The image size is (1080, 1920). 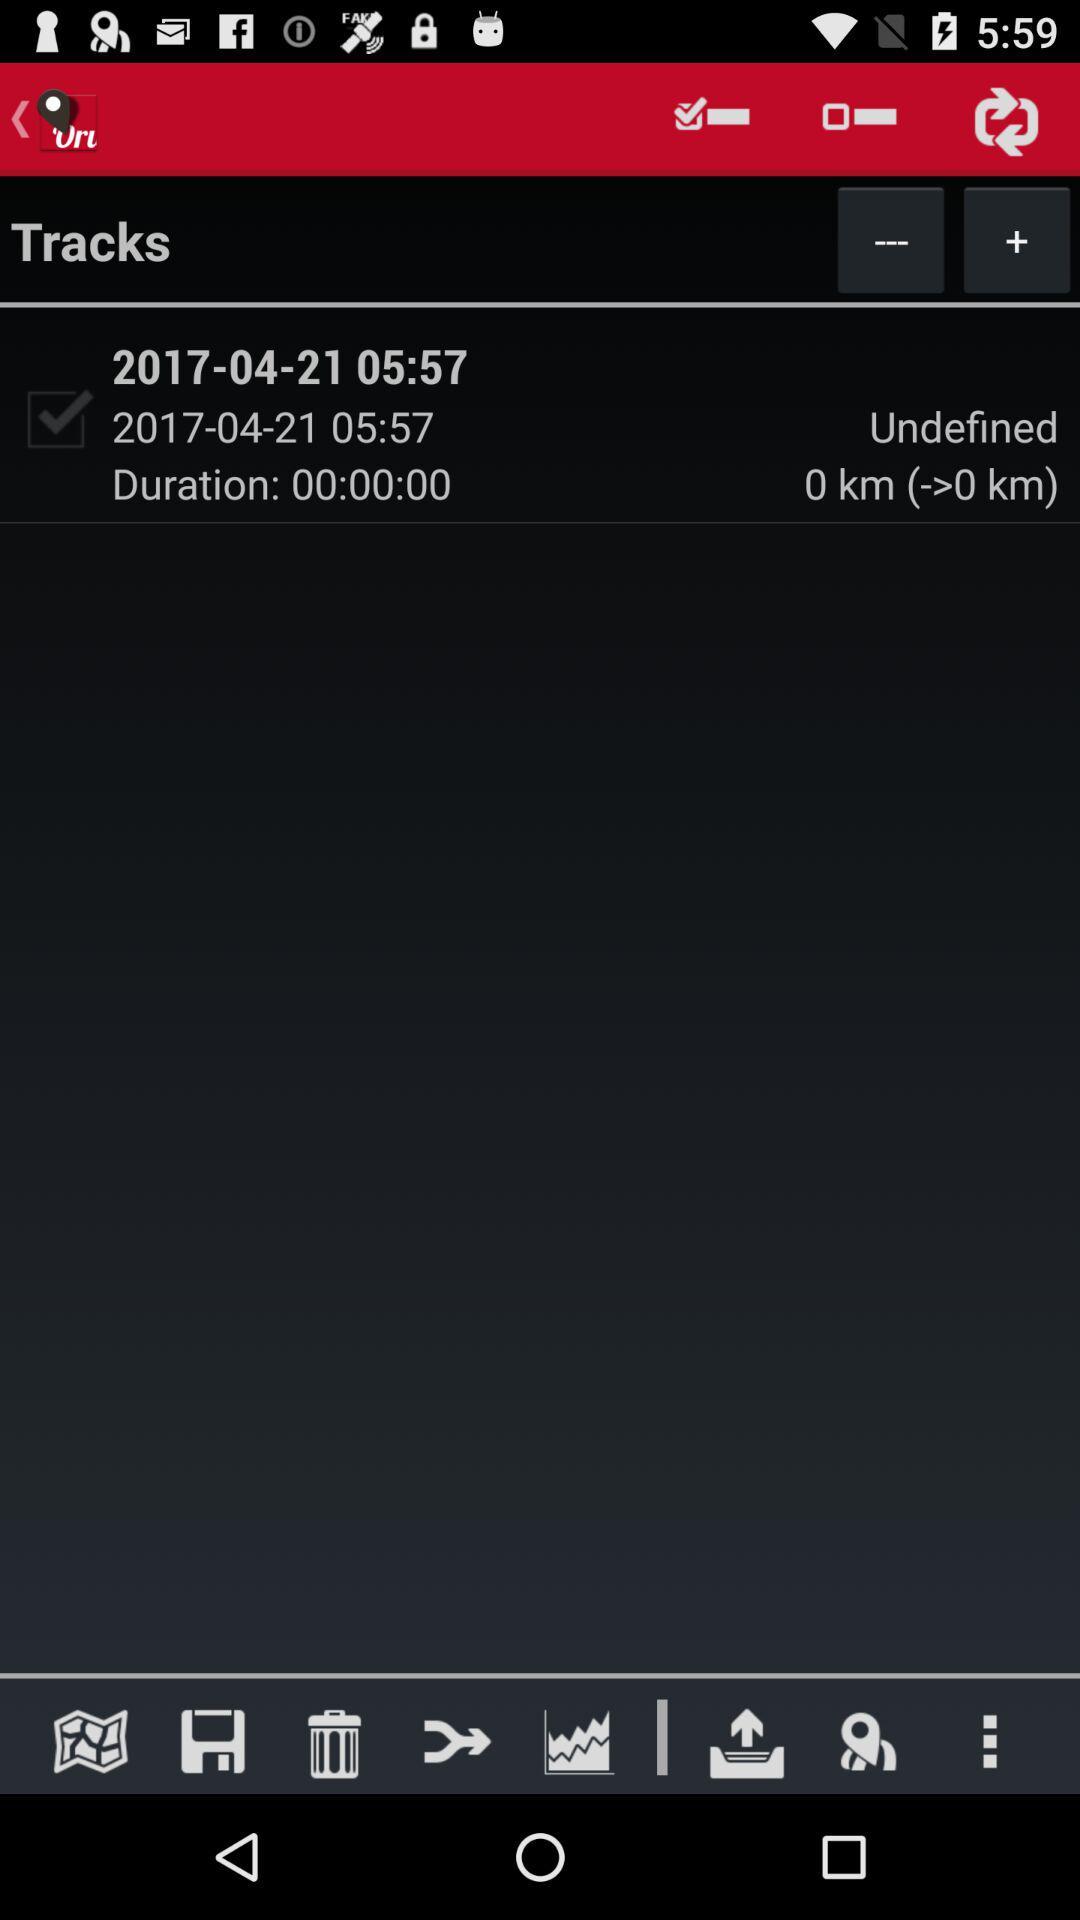 What do you see at coordinates (90, 1740) in the screenshot?
I see `access map` at bounding box center [90, 1740].